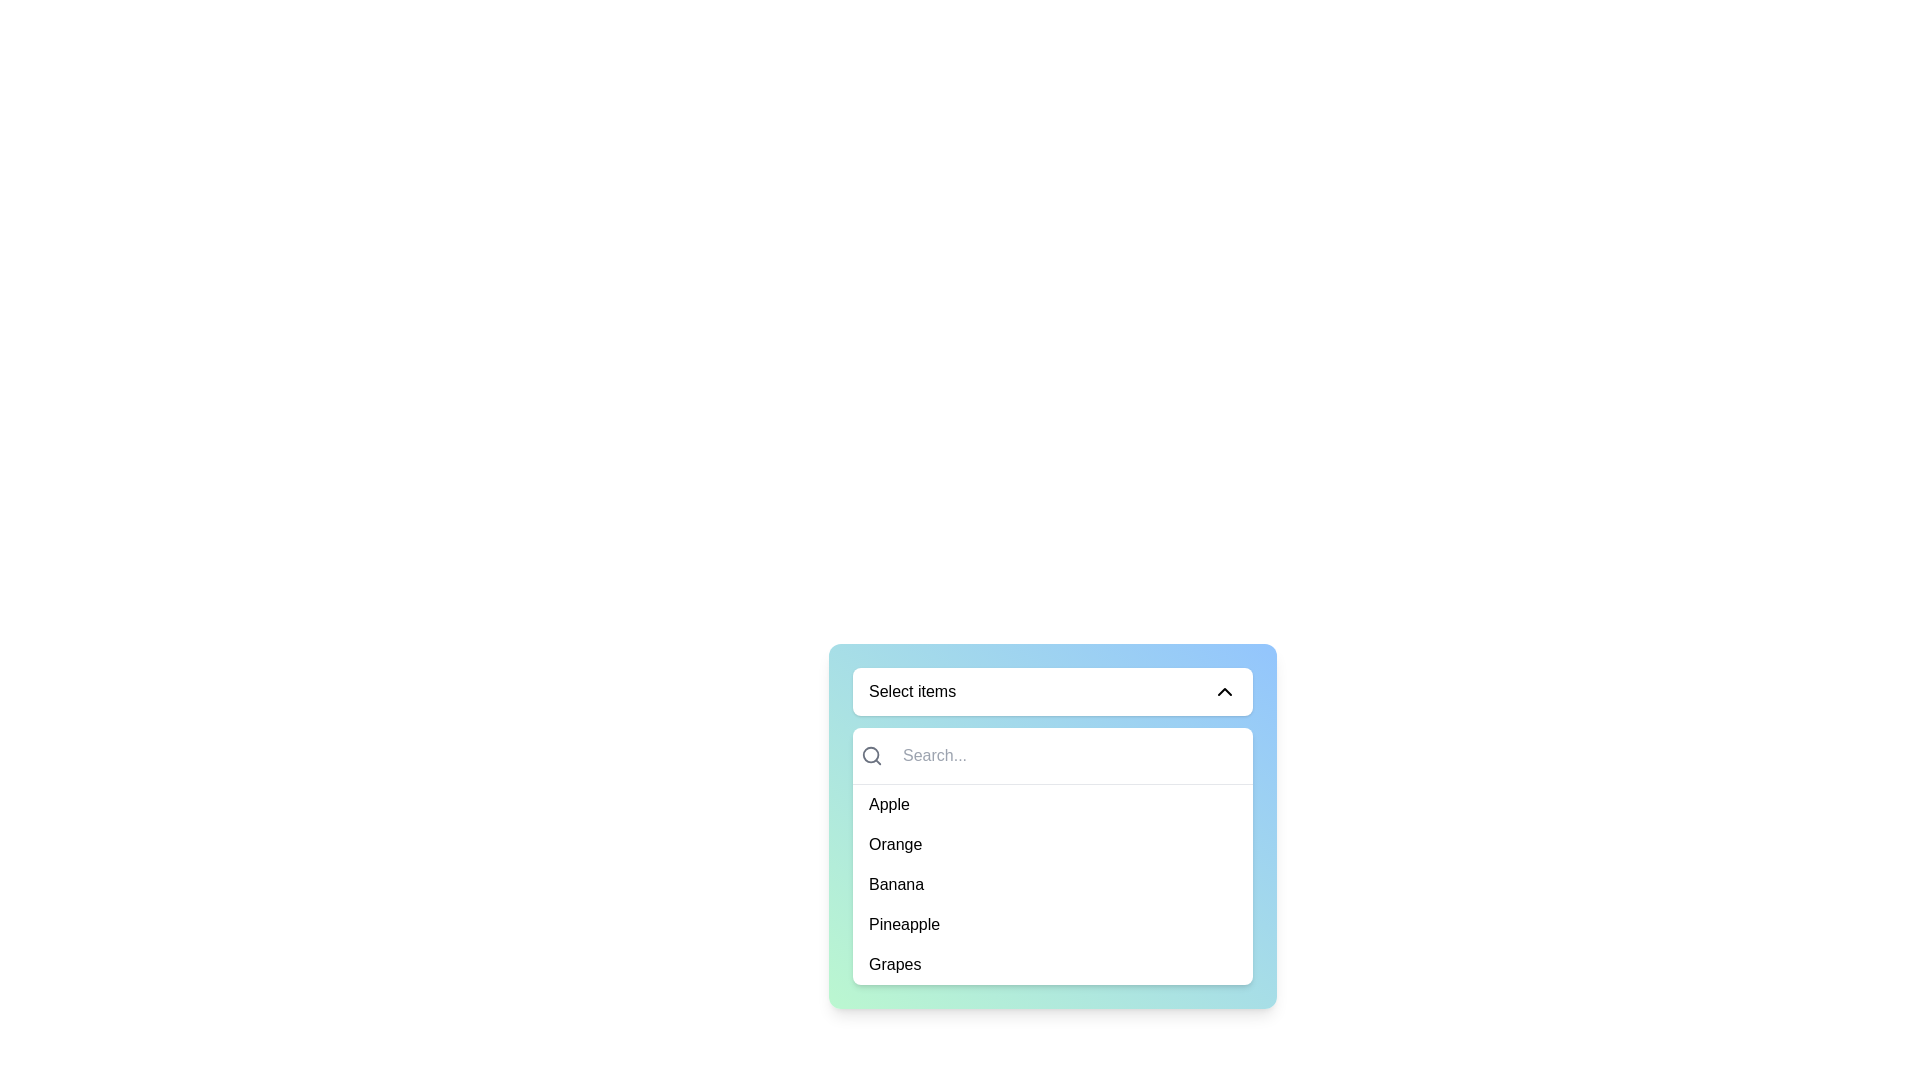 The width and height of the screenshot is (1920, 1080). Describe the element at coordinates (1223, 690) in the screenshot. I see `the upward-pointing chevron icon in the 'Select items' dropdown header` at that location.